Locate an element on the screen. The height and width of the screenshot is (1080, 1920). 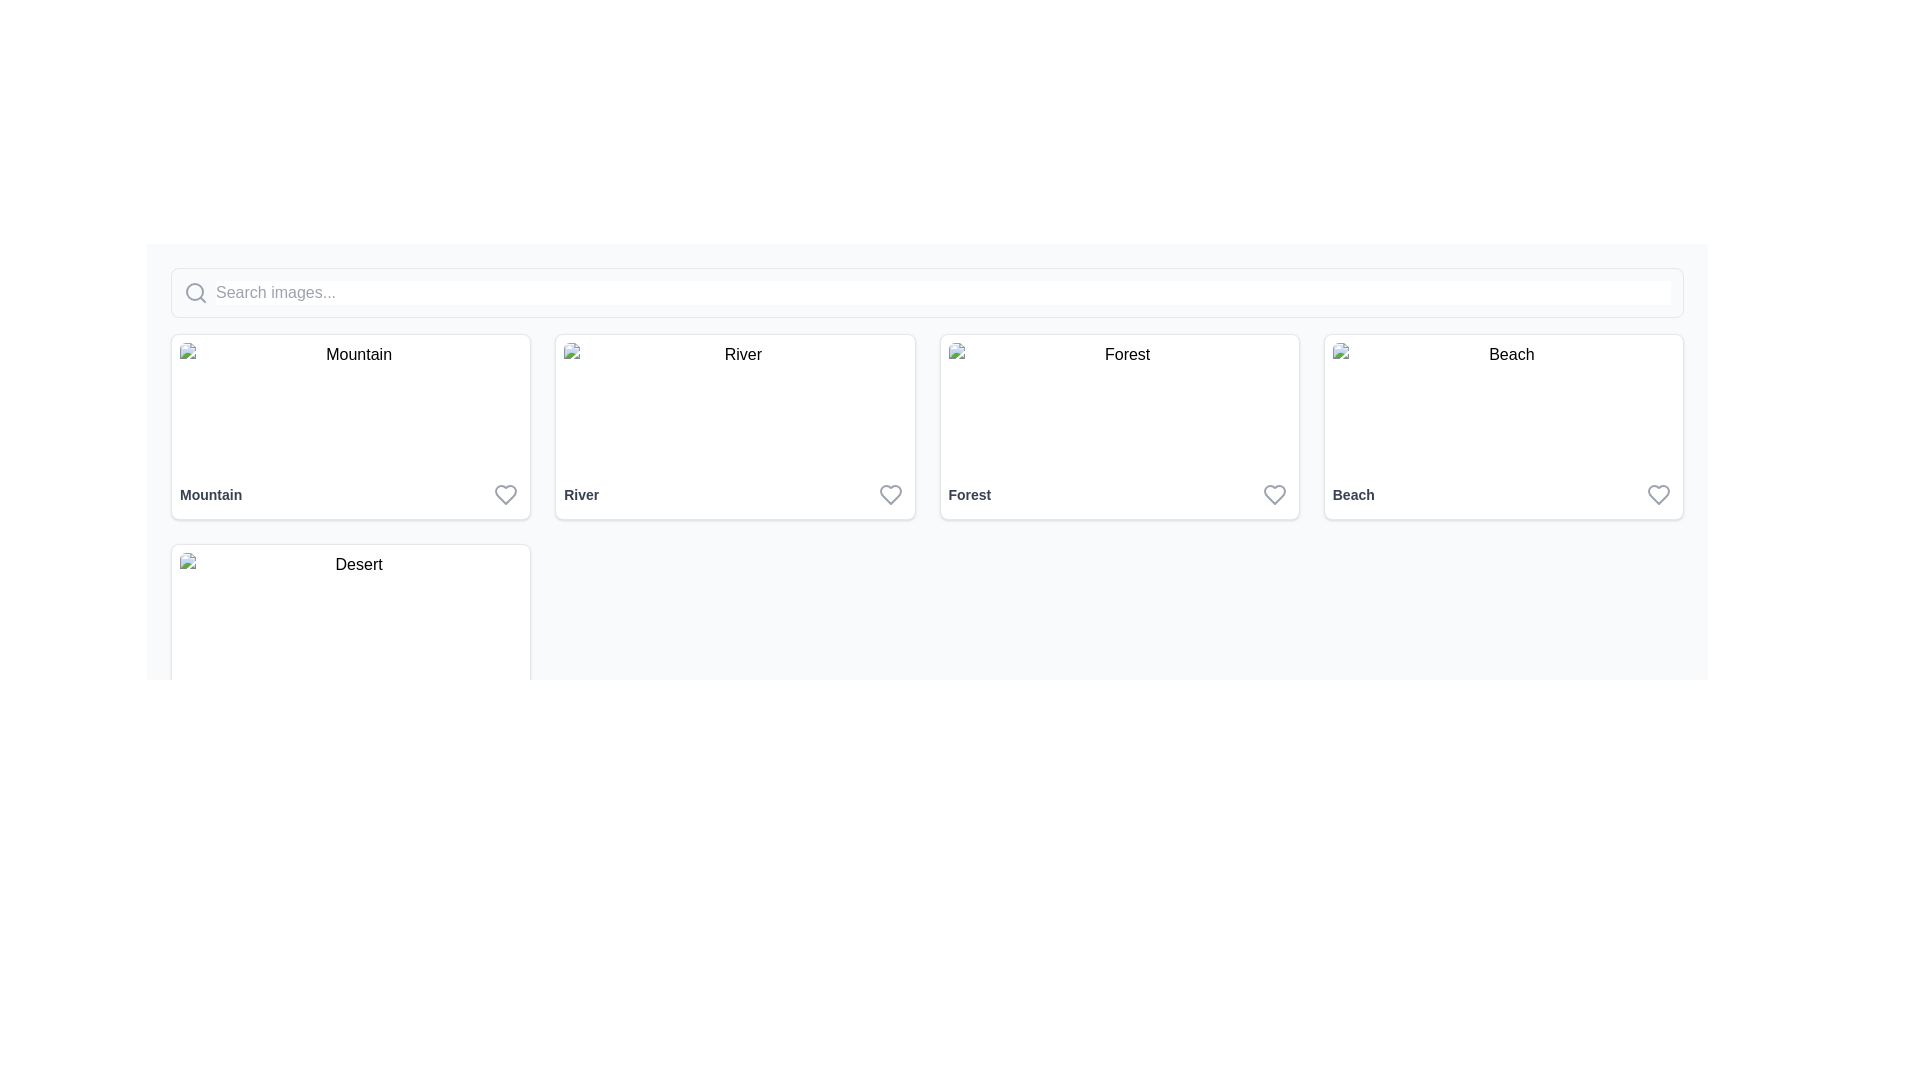
the heart icon located at the bottom-right corner of the 'Forest' card to mark it as a favorite is located at coordinates (1273, 494).